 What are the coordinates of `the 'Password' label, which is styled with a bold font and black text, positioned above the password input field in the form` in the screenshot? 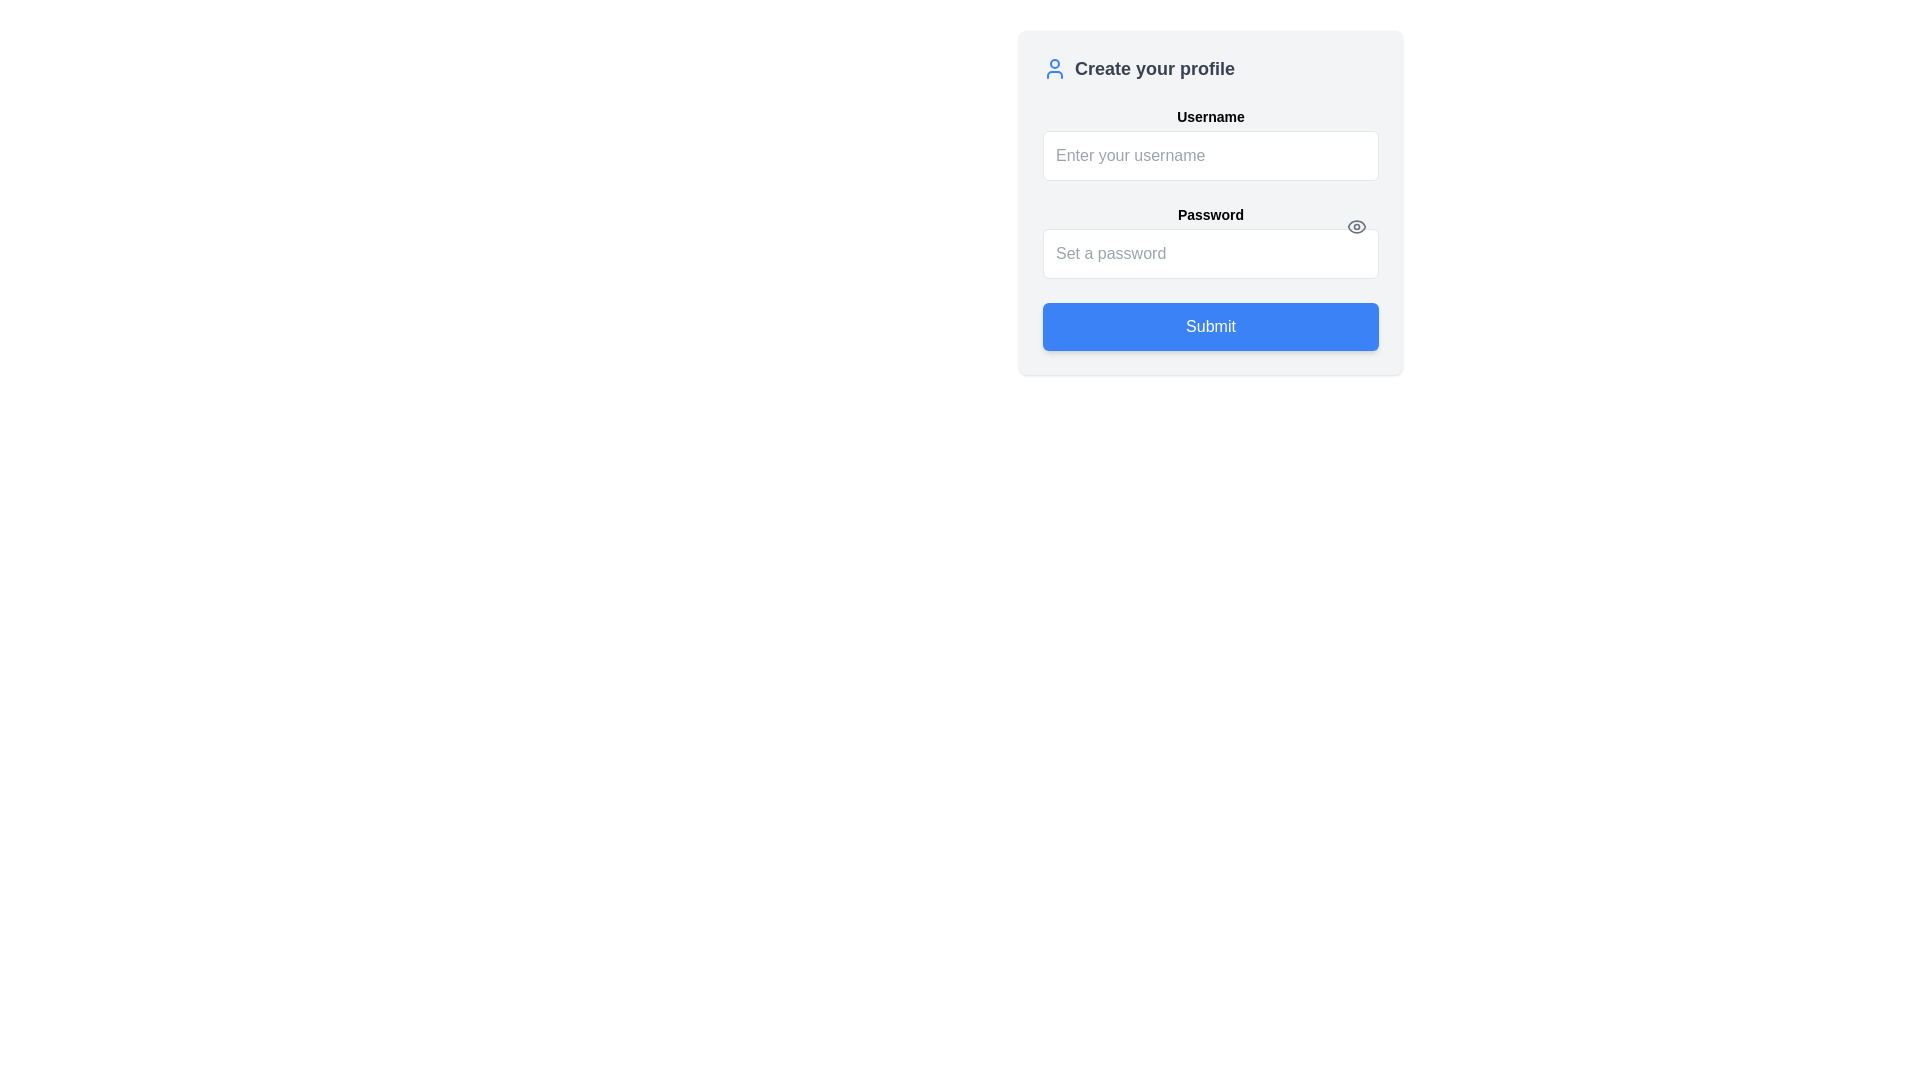 It's located at (1209, 215).